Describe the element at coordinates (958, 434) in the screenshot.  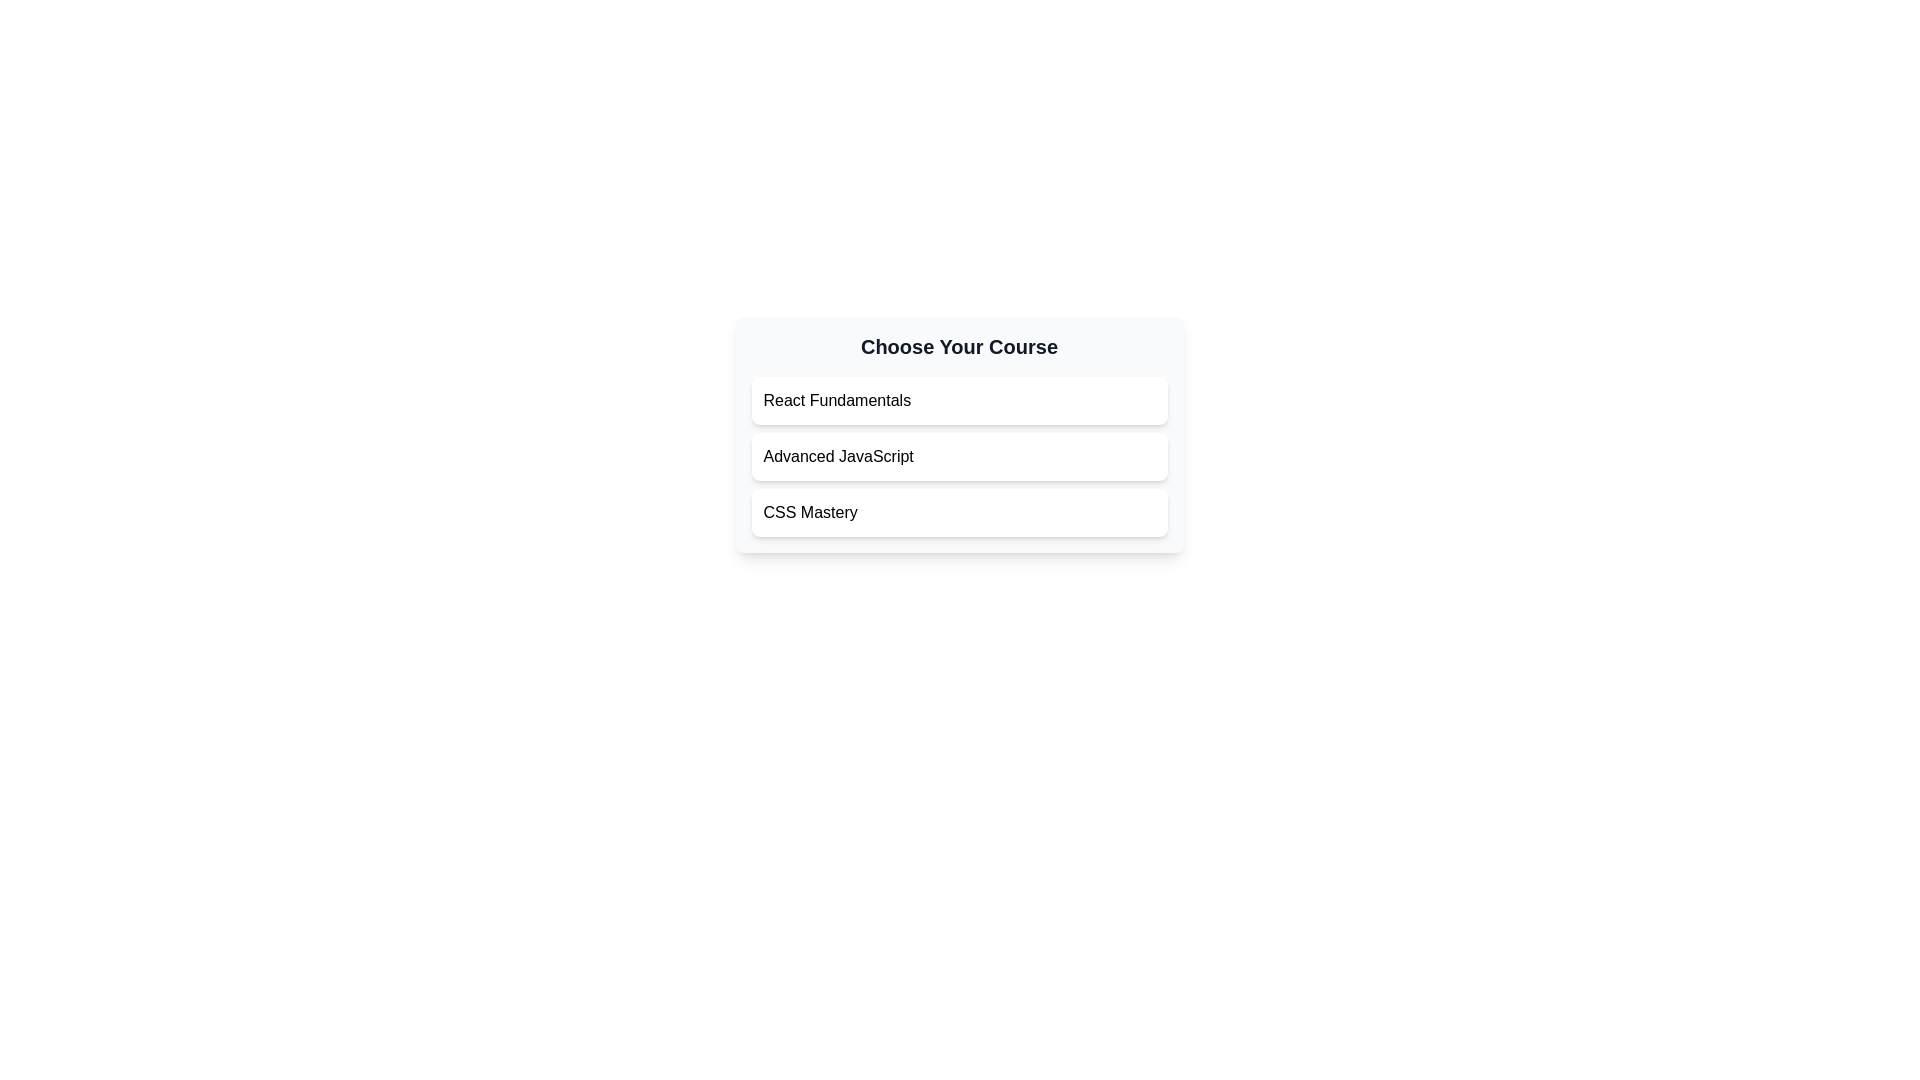
I see `the second button in the group of three horizontally-aligned, rounded, white buttons containing course options` at that location.